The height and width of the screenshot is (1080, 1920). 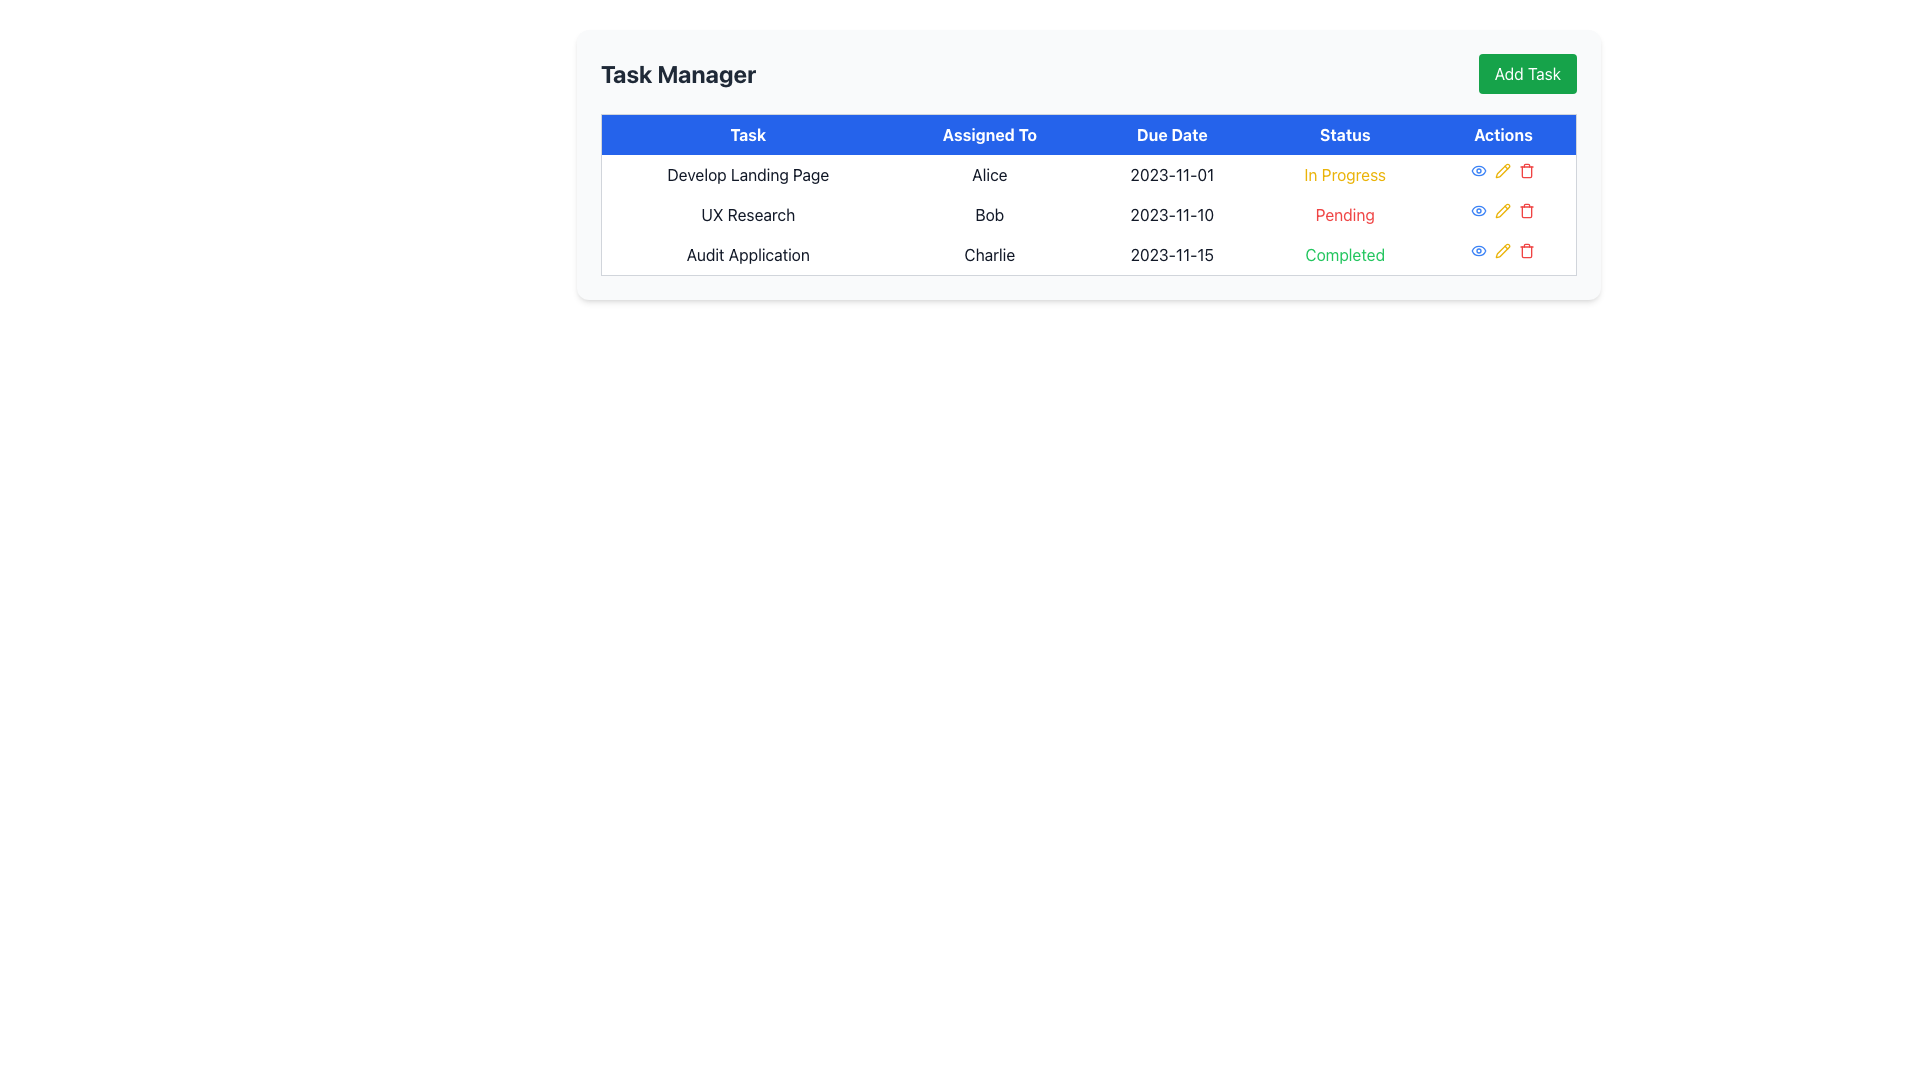 What do you see at coordinates (1503, 211) in the screenshot?
I see `the edit icon in the 'Actions' column of the 'Task Manager' interface for the task 'UX Research' to initiate editing` at bounding box center [1503, 211].